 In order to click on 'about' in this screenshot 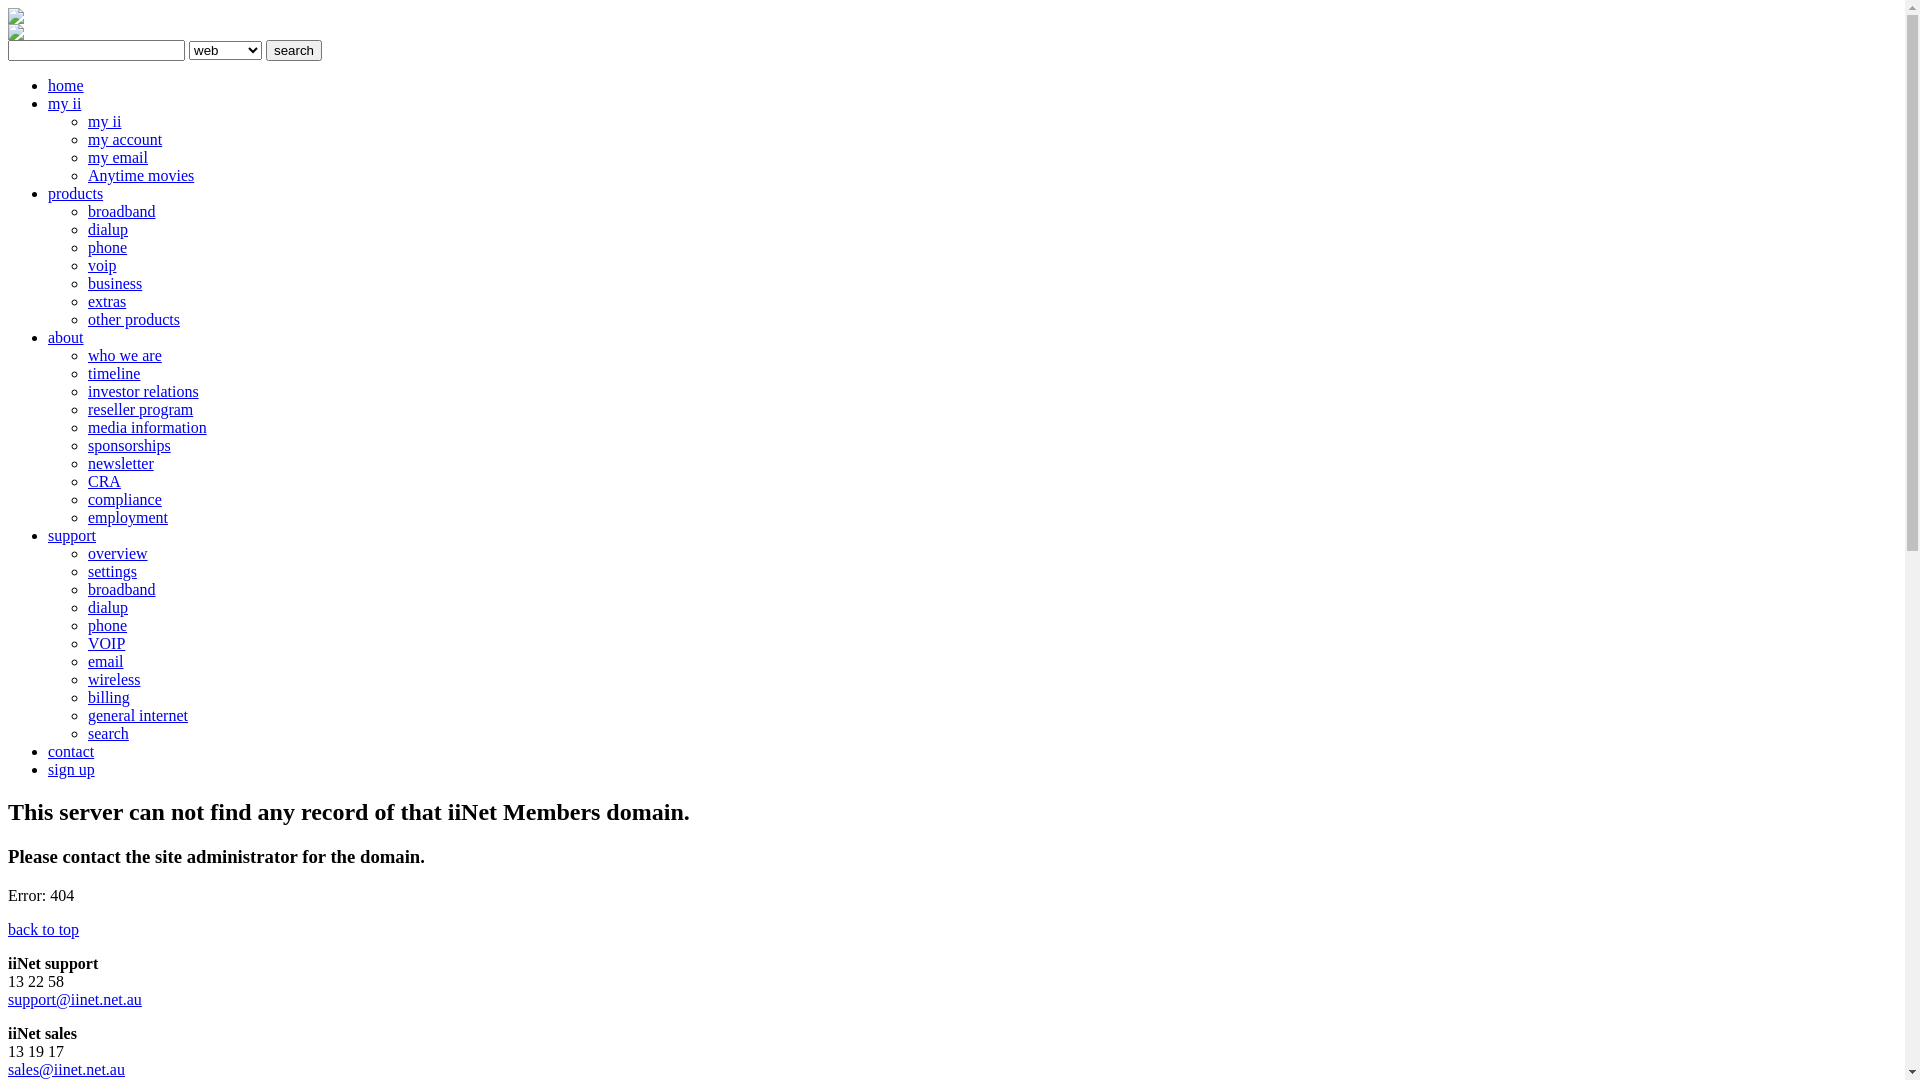, I will do `click(48, 336)`.